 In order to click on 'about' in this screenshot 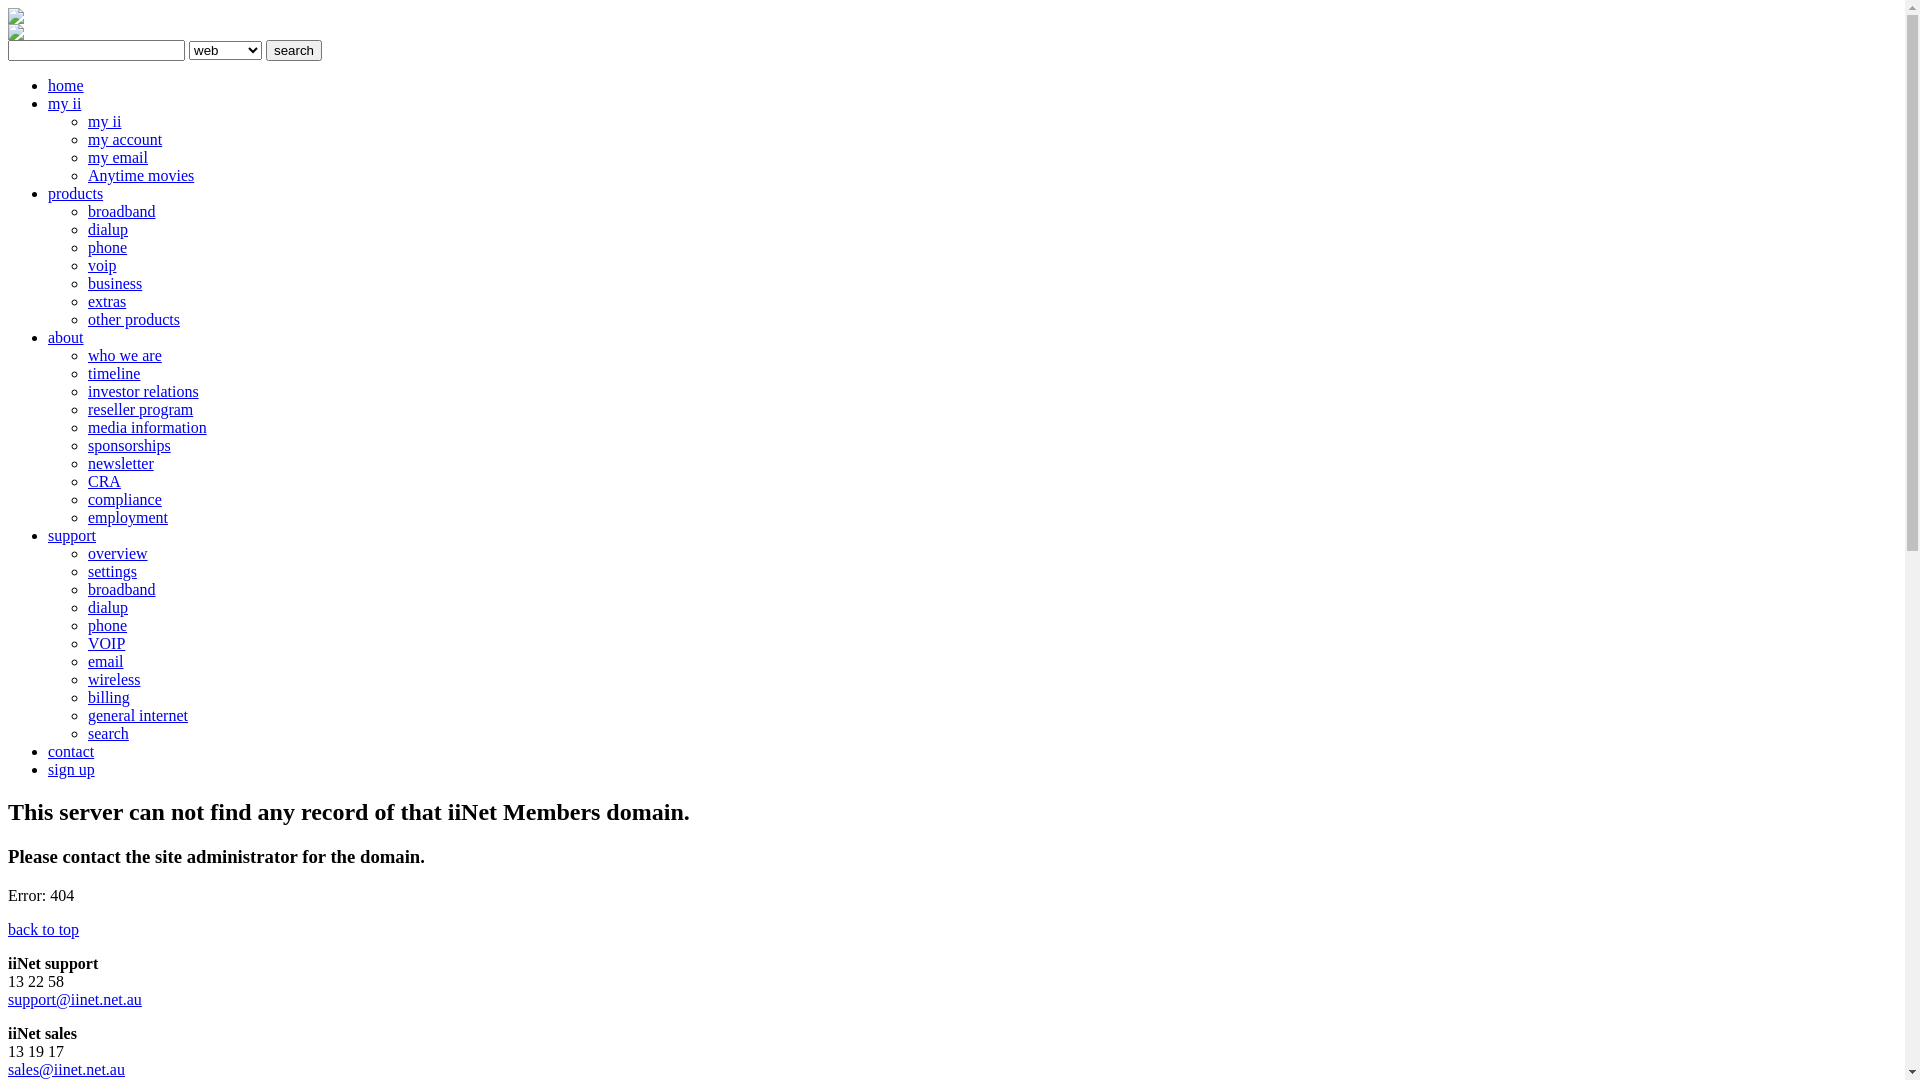, I will do `click(48, 336)`.